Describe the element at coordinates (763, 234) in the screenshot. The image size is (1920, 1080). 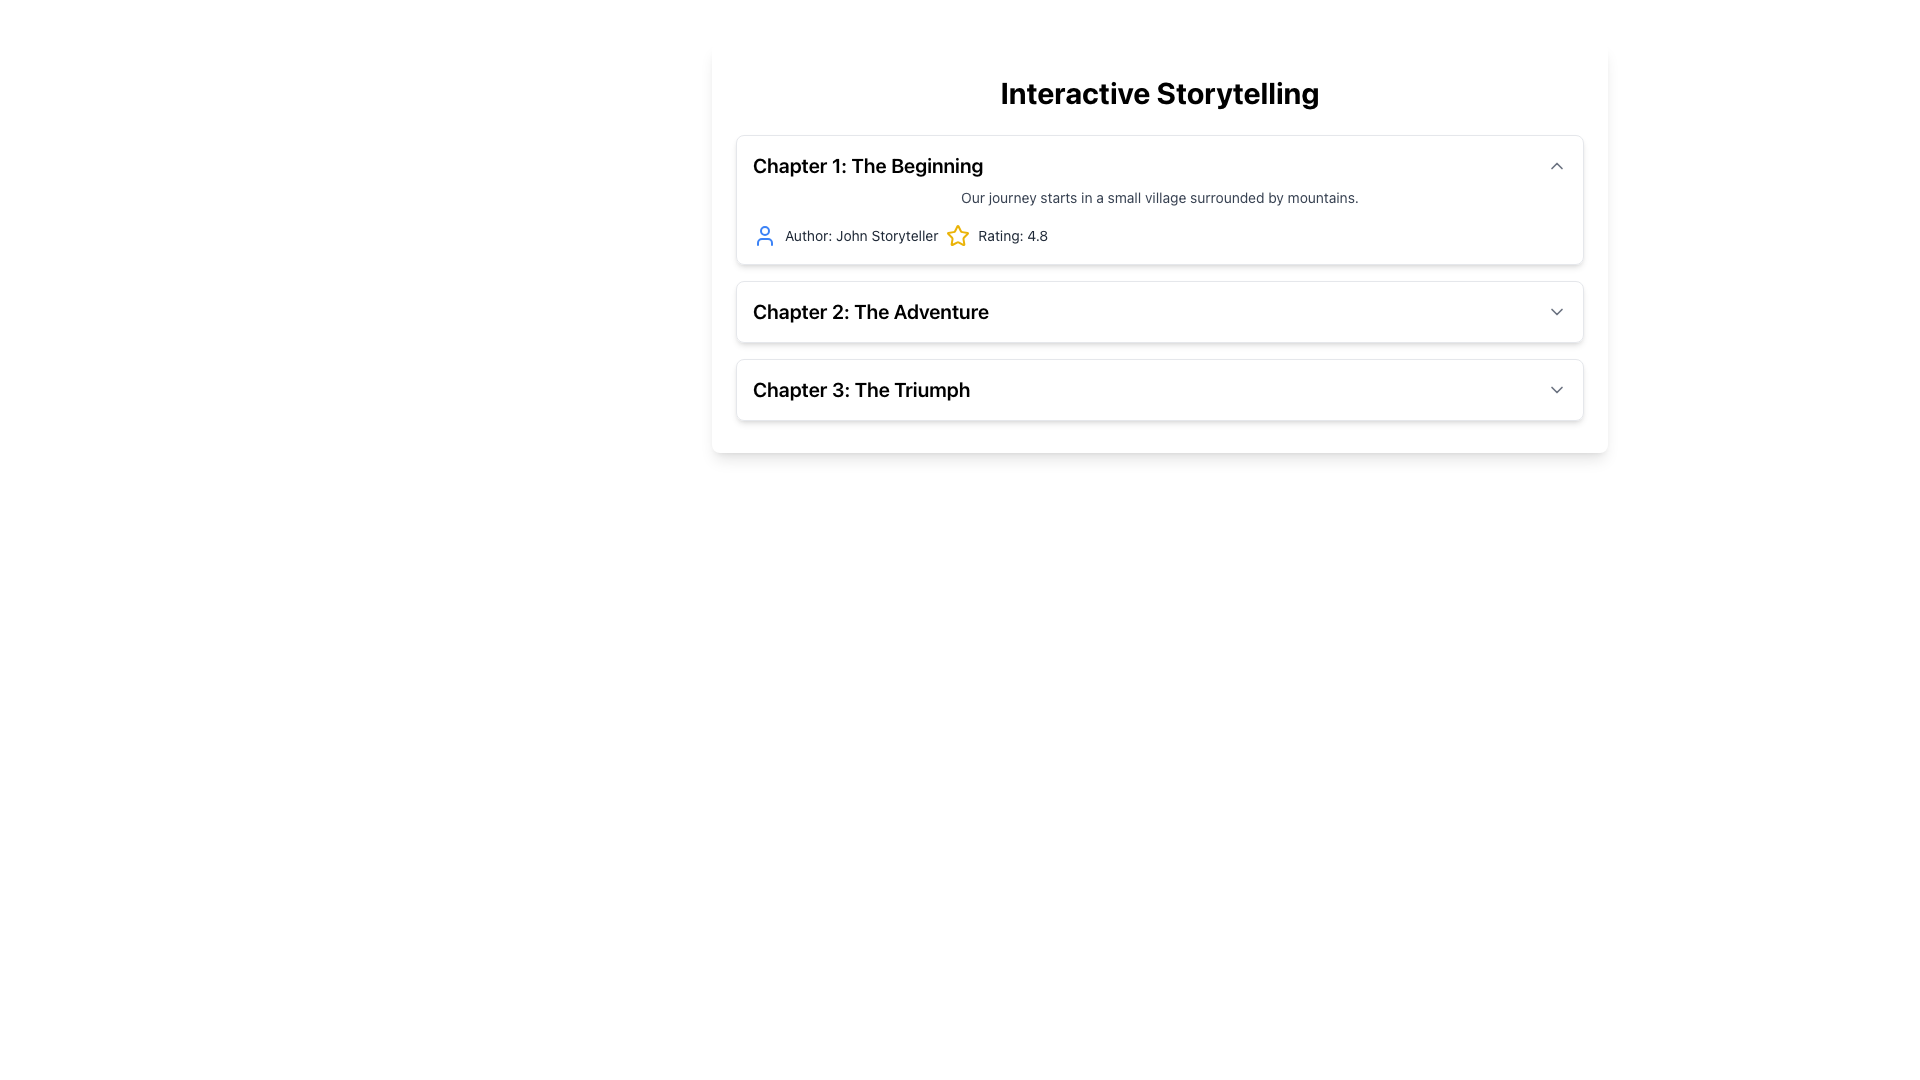
I see `the user profile circular icon with a blue outline, located in the first card labeled 'Chapter 1: The Beginning', positioned to the far left before the text 'Author: John Storyteller'` at that location.